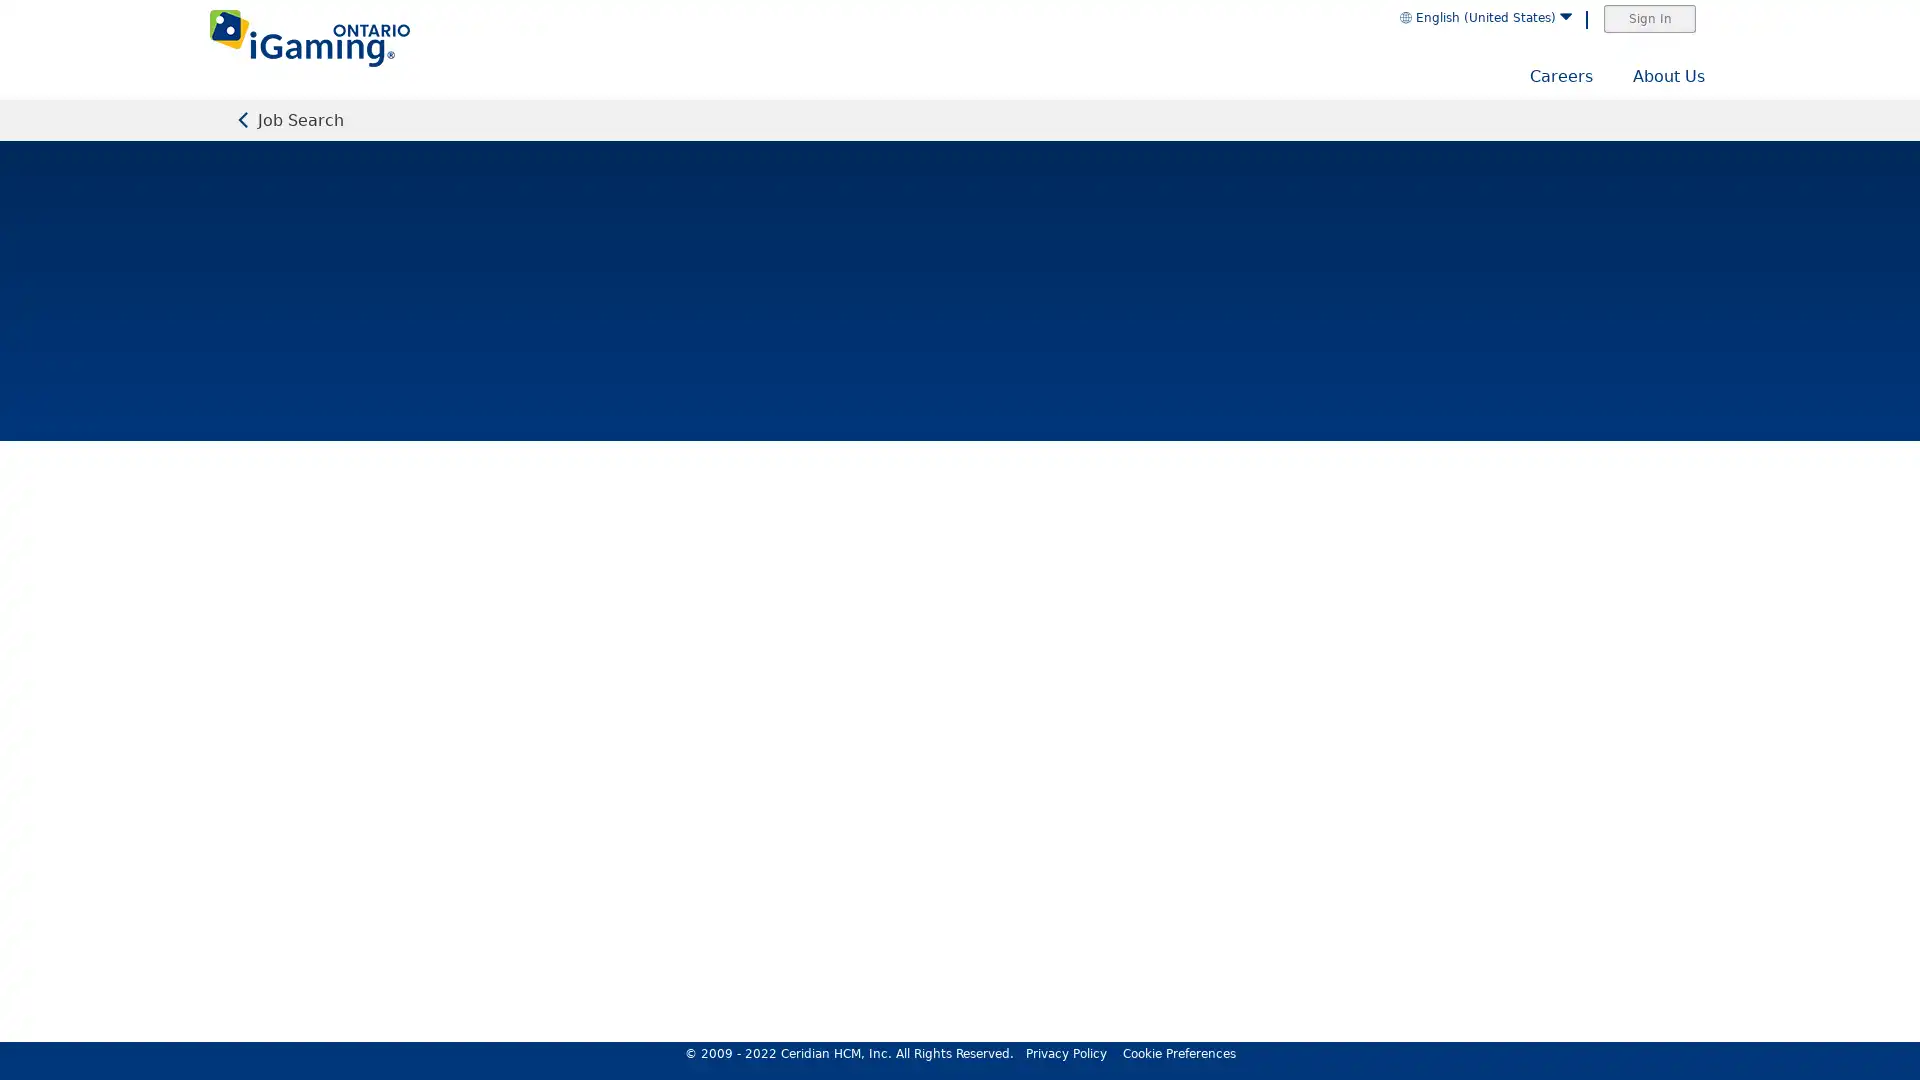 The image size is (1920, 1080). I want to click on Create one now., so click(1032, 685).